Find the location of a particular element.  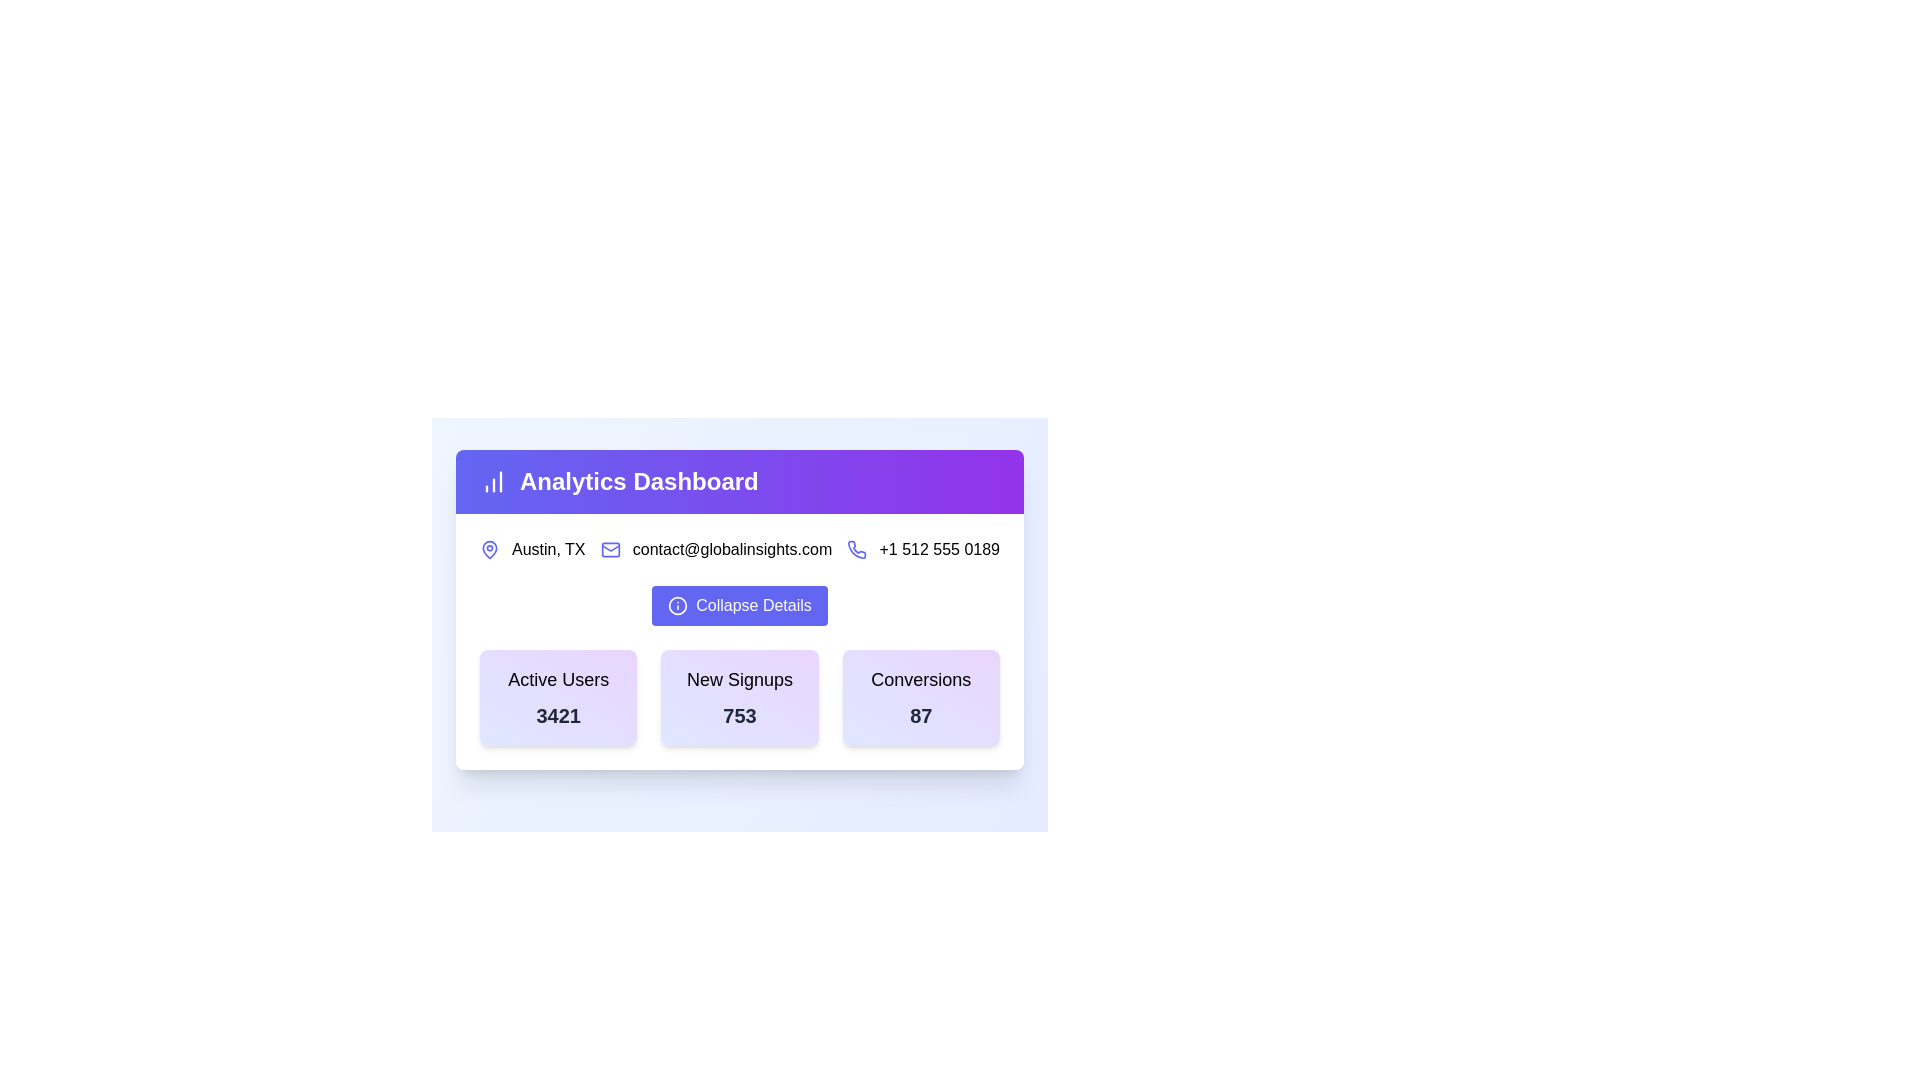

the downward-pointing indigo location pin icon, which has a rounded body tapering to a point and a hollow circular section at the top is located at coordinates (489, 548).